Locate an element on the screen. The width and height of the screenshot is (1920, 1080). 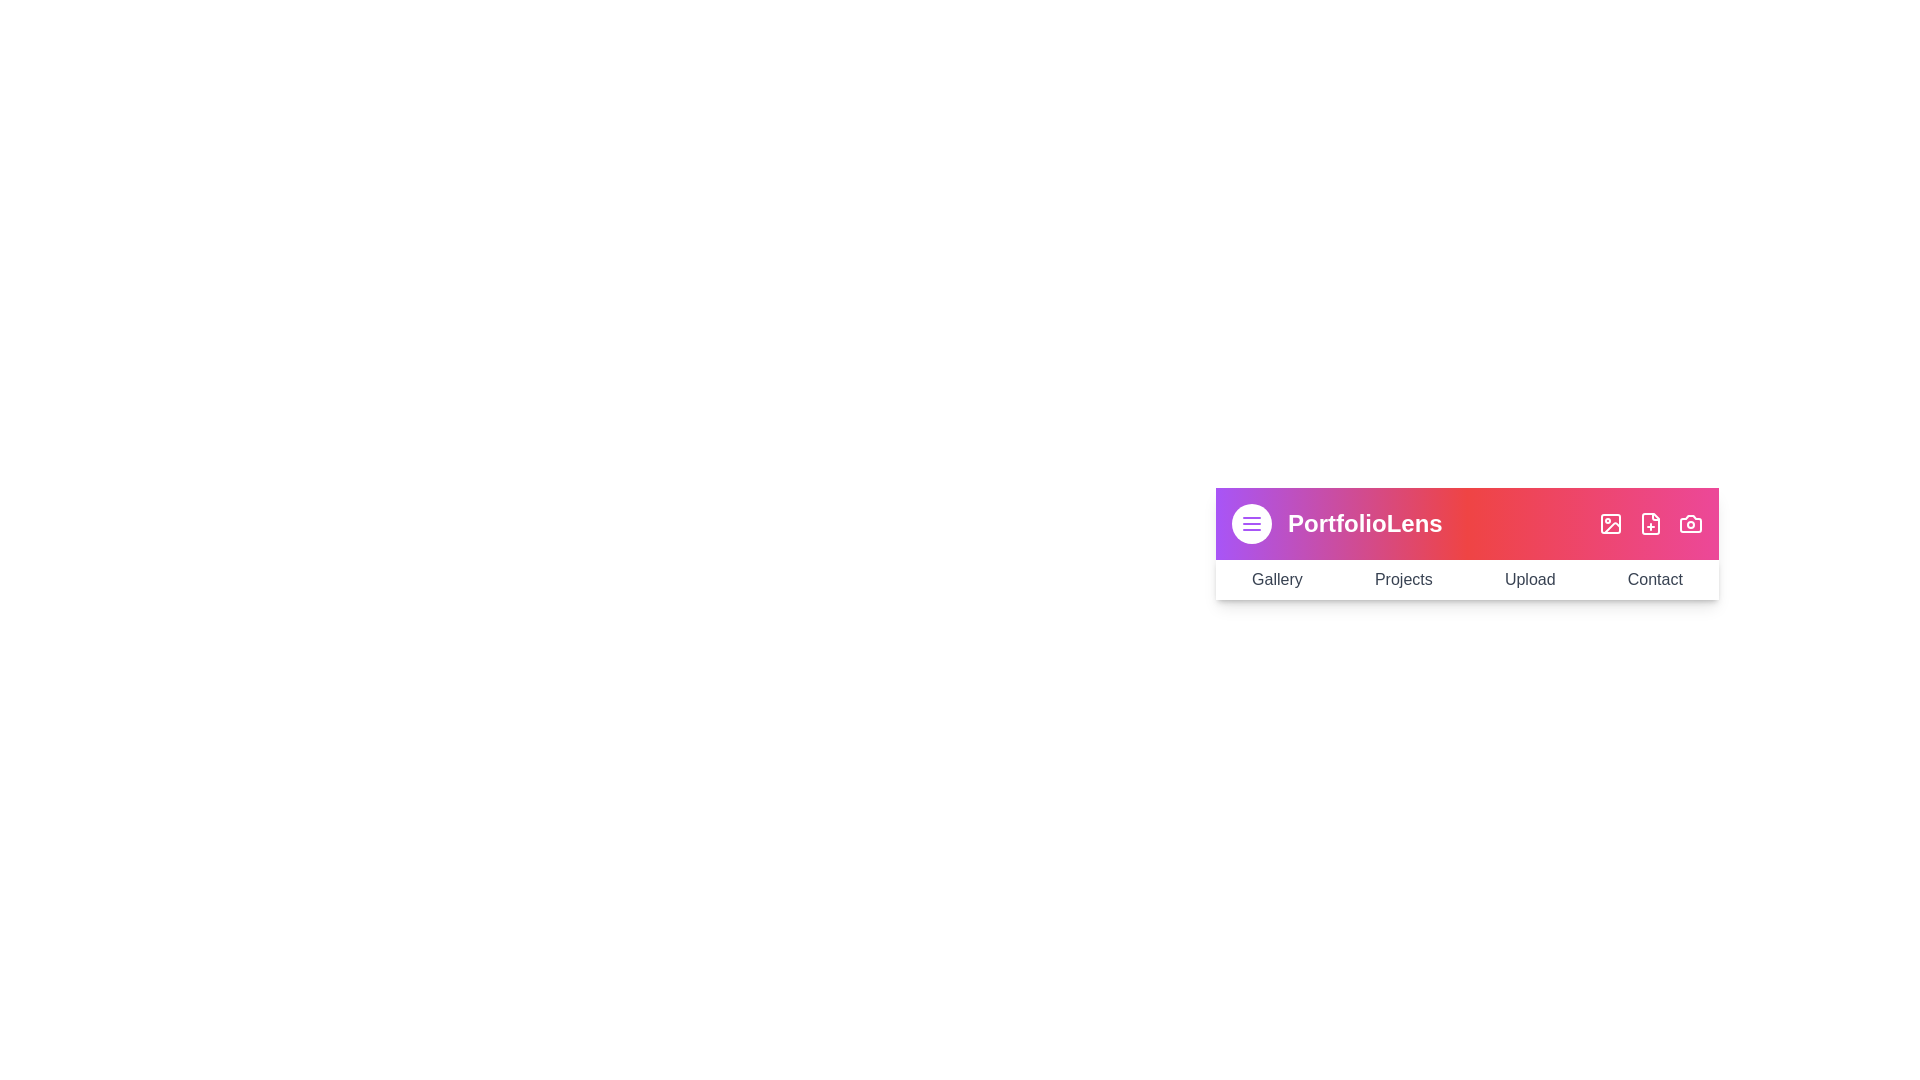
the navigation link for Upload is located at coordinates (1529, 579).